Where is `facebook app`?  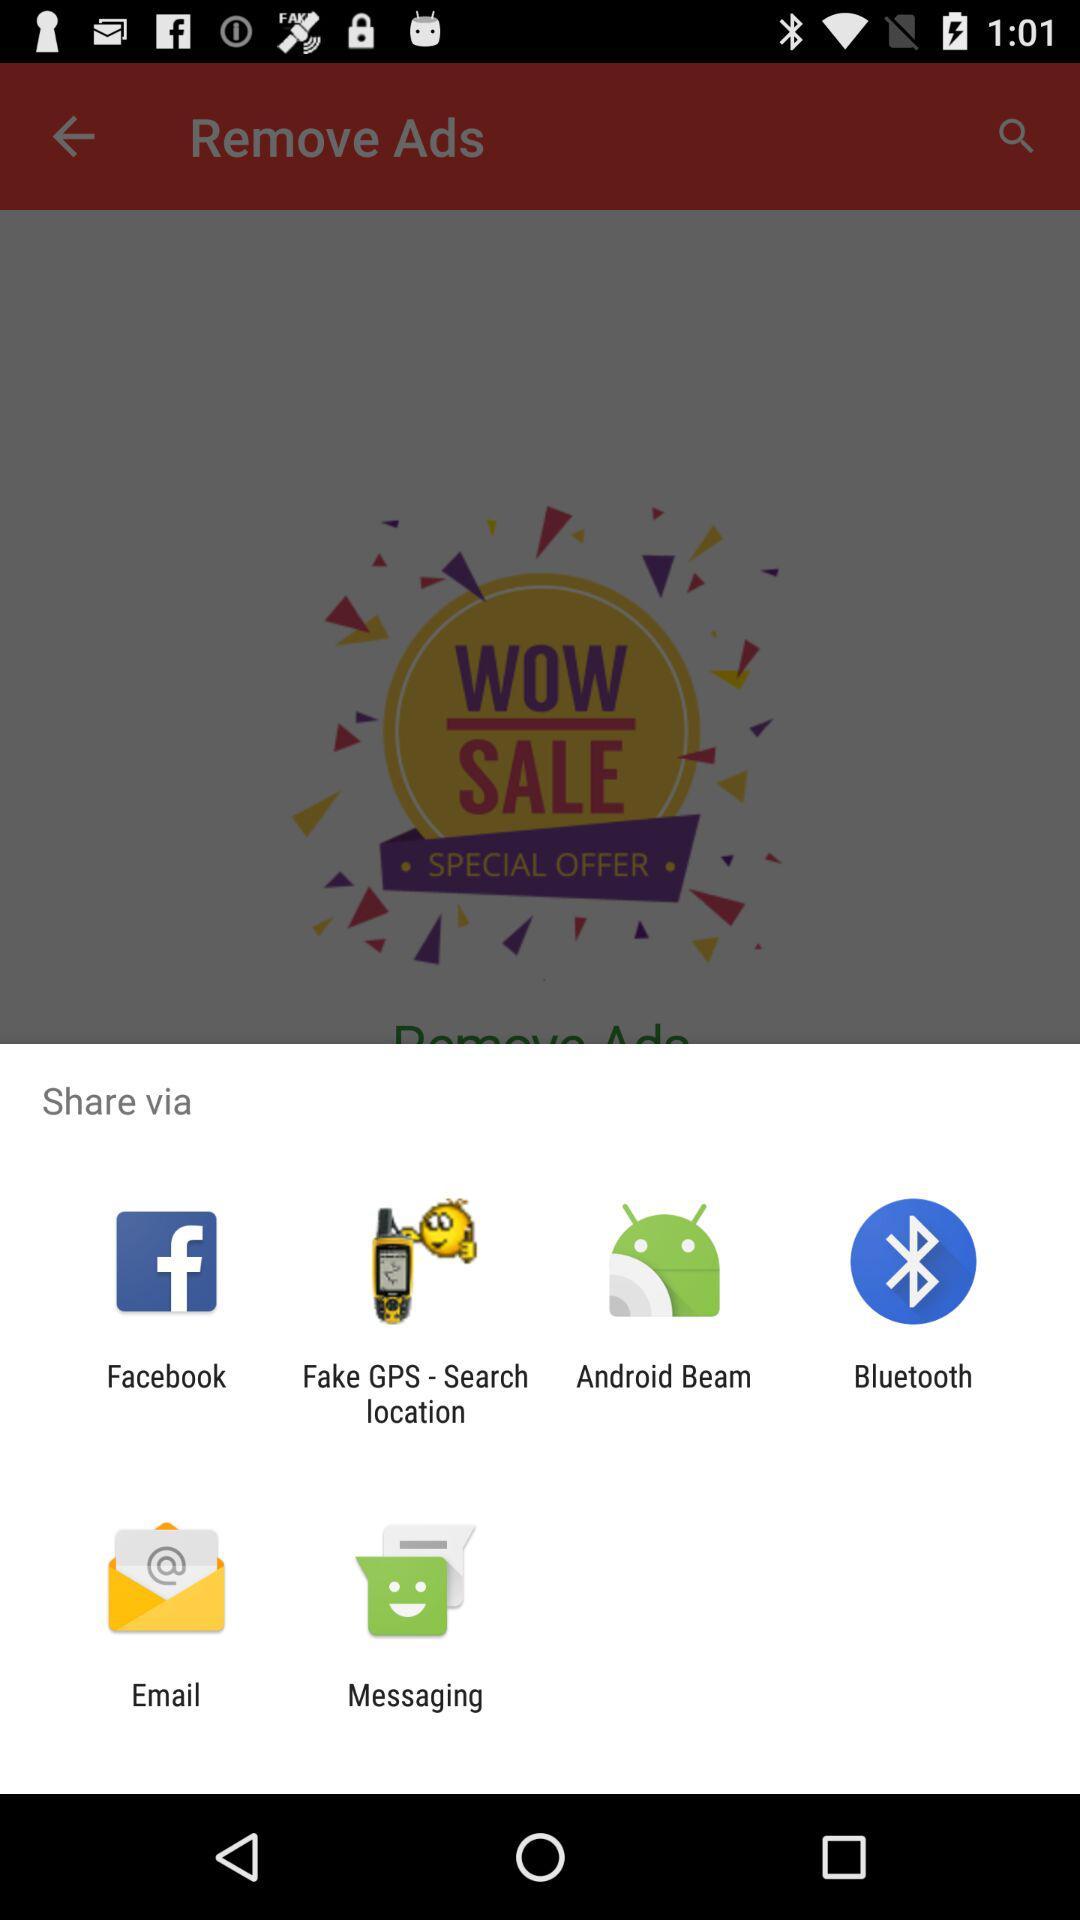 facebook app is located at coordinates (165, 1392).